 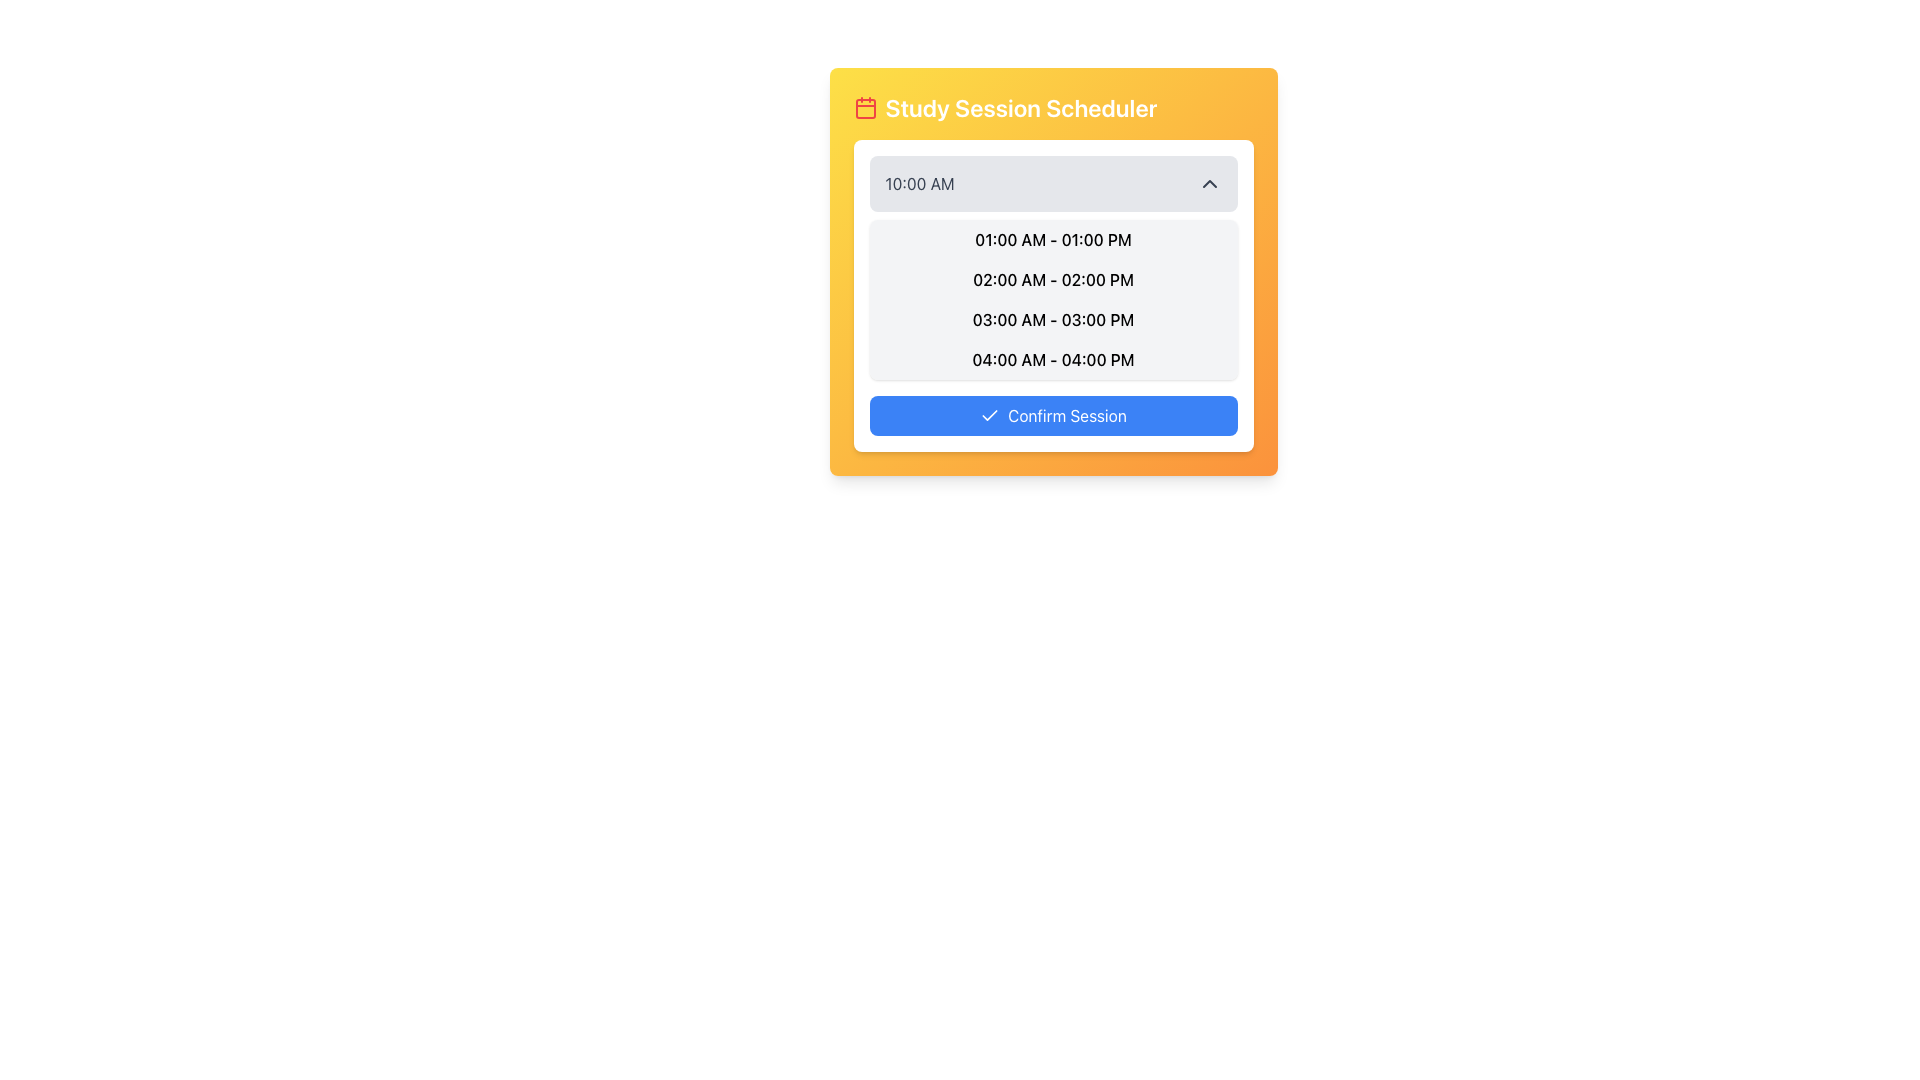 What do you see at coordinates (1052, 184) in the screenshot?
I see `the Dropdown Toggle Button` at bounding box center [1052, 184].